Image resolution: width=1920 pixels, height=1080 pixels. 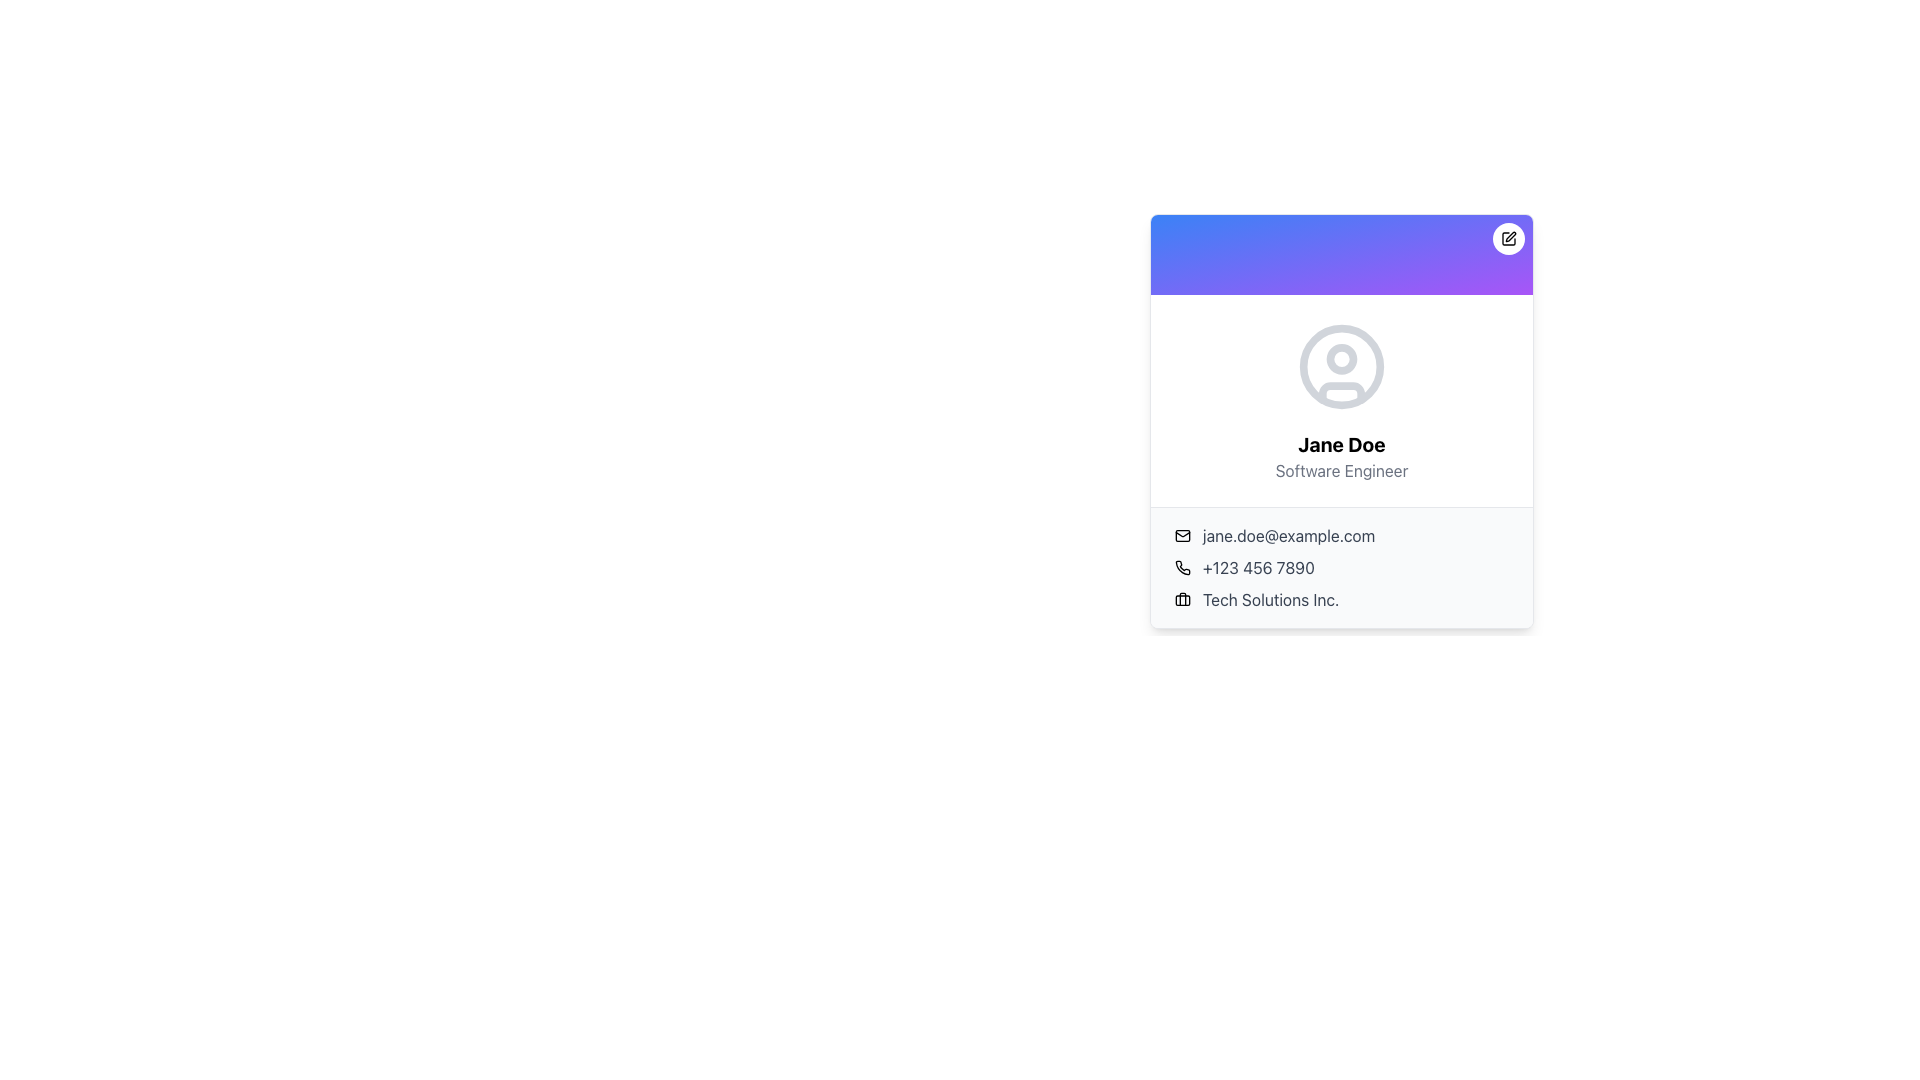 What do you see at coordinates (1342, 567) in the screenshot?
I see `the contact information section at the bottom of the card layout, which displays the user's email, phone number, and company affiliation` at bounding box center [1342, 567].